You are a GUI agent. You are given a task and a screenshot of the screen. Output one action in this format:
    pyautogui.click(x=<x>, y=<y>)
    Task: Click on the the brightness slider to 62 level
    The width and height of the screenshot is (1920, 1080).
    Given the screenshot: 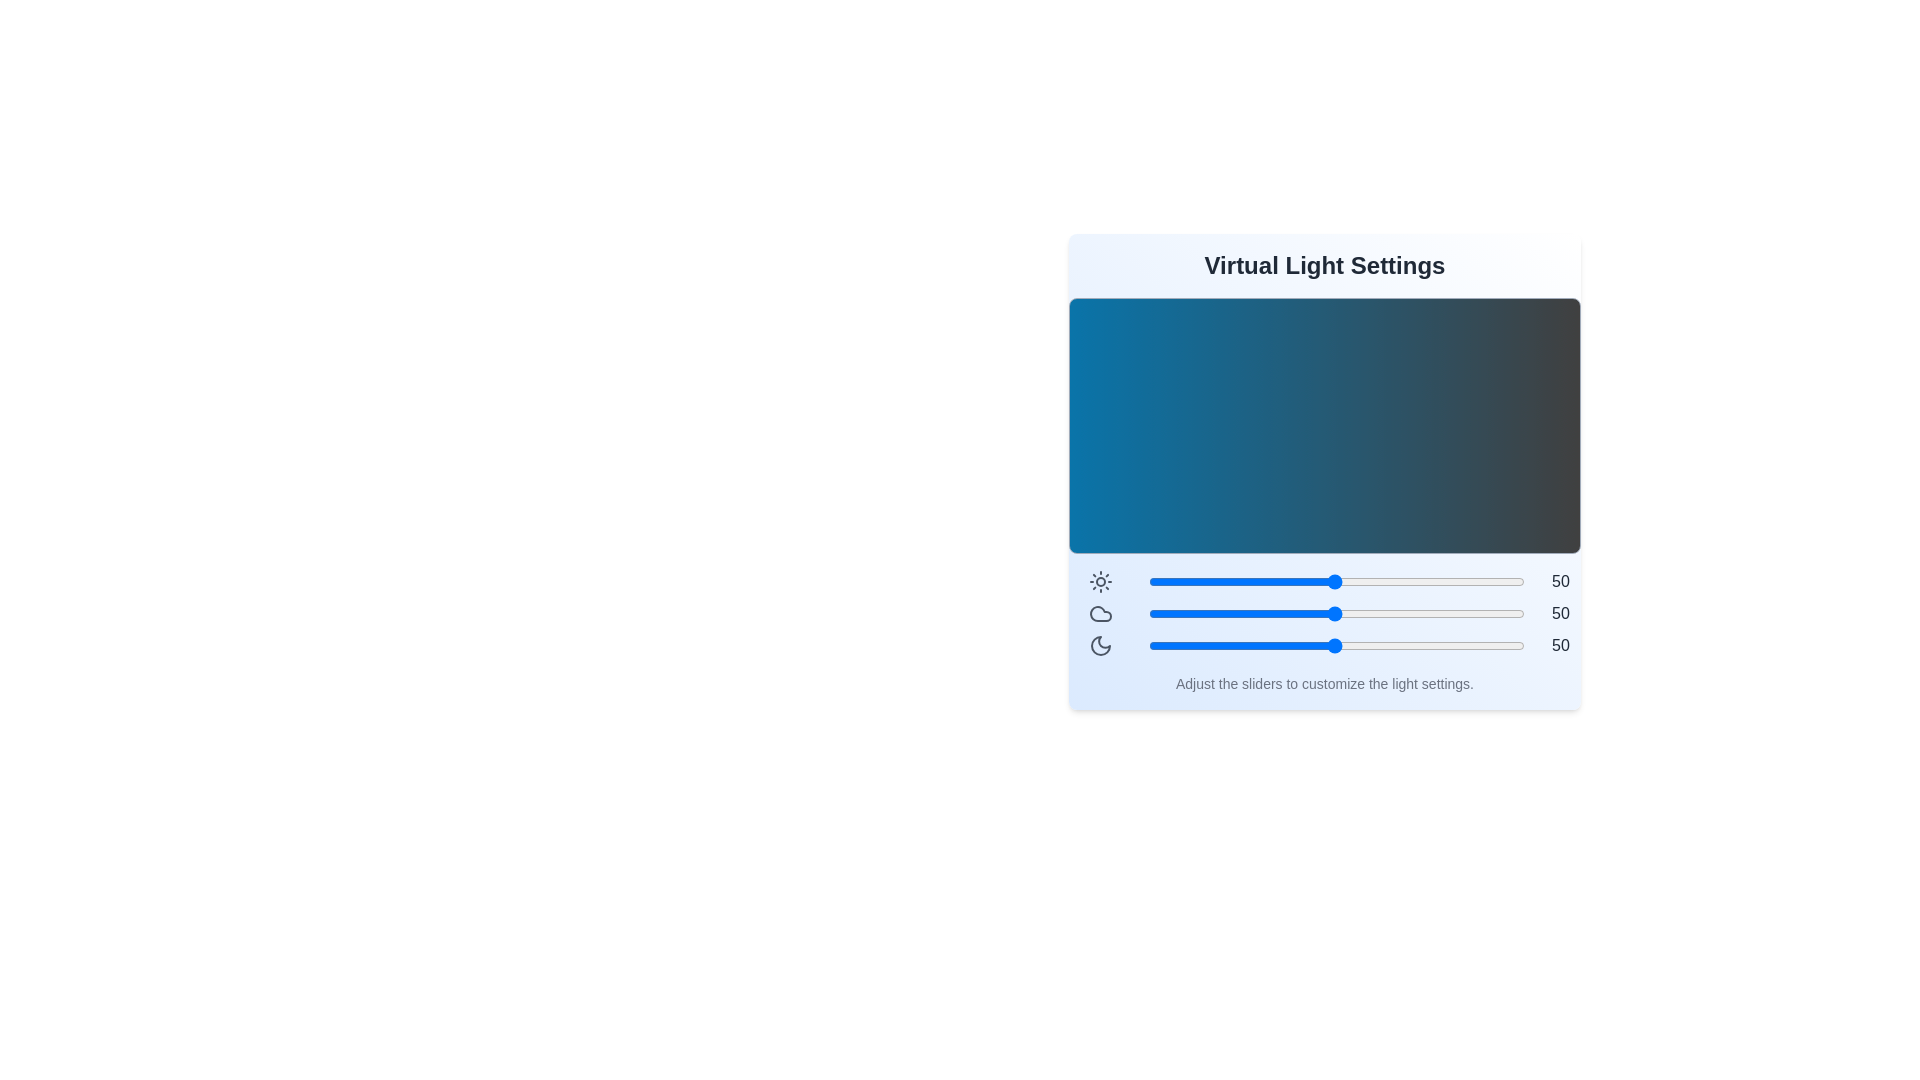 What is the action you would take?
    pyautogui.click(x=1379, y=582)
    